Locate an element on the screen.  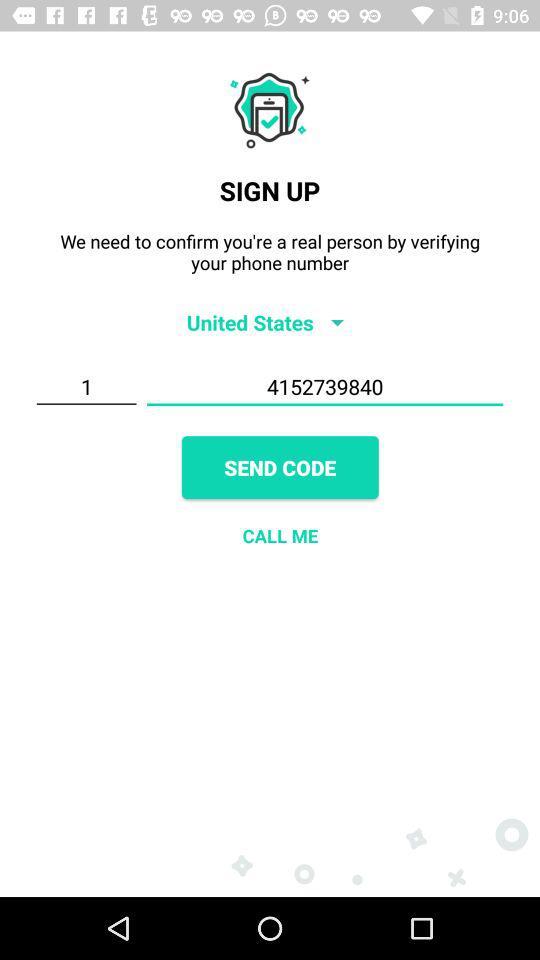
send code item is located at coordinates (279, 467).